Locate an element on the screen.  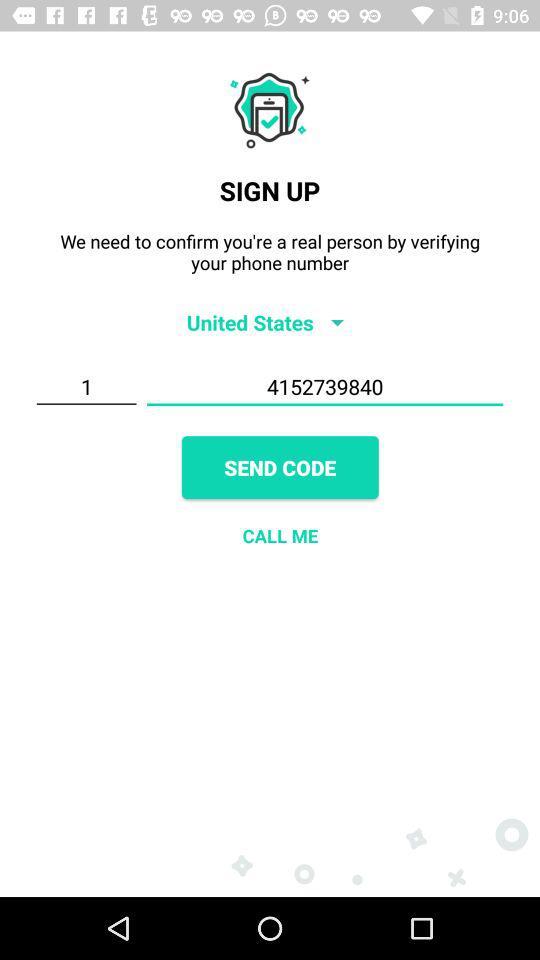
send code item is located at coordinates (279, 467).